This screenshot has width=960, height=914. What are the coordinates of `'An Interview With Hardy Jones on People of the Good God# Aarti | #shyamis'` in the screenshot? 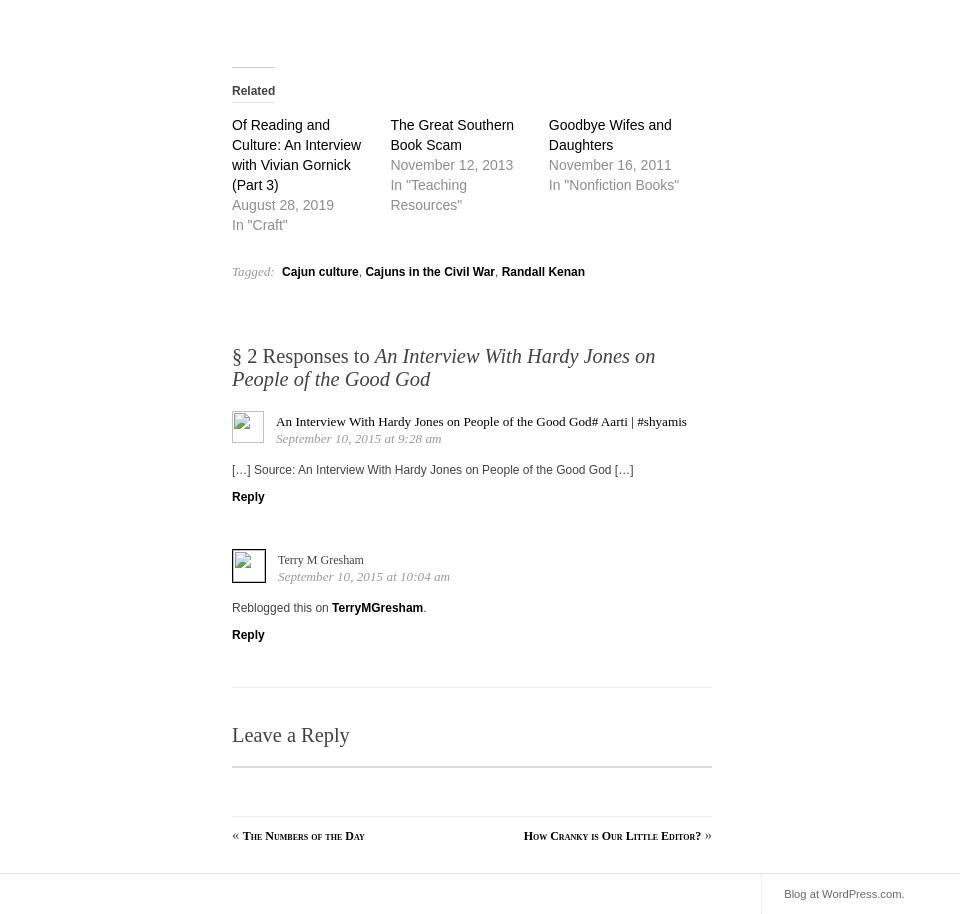 It's located at (480, 420).